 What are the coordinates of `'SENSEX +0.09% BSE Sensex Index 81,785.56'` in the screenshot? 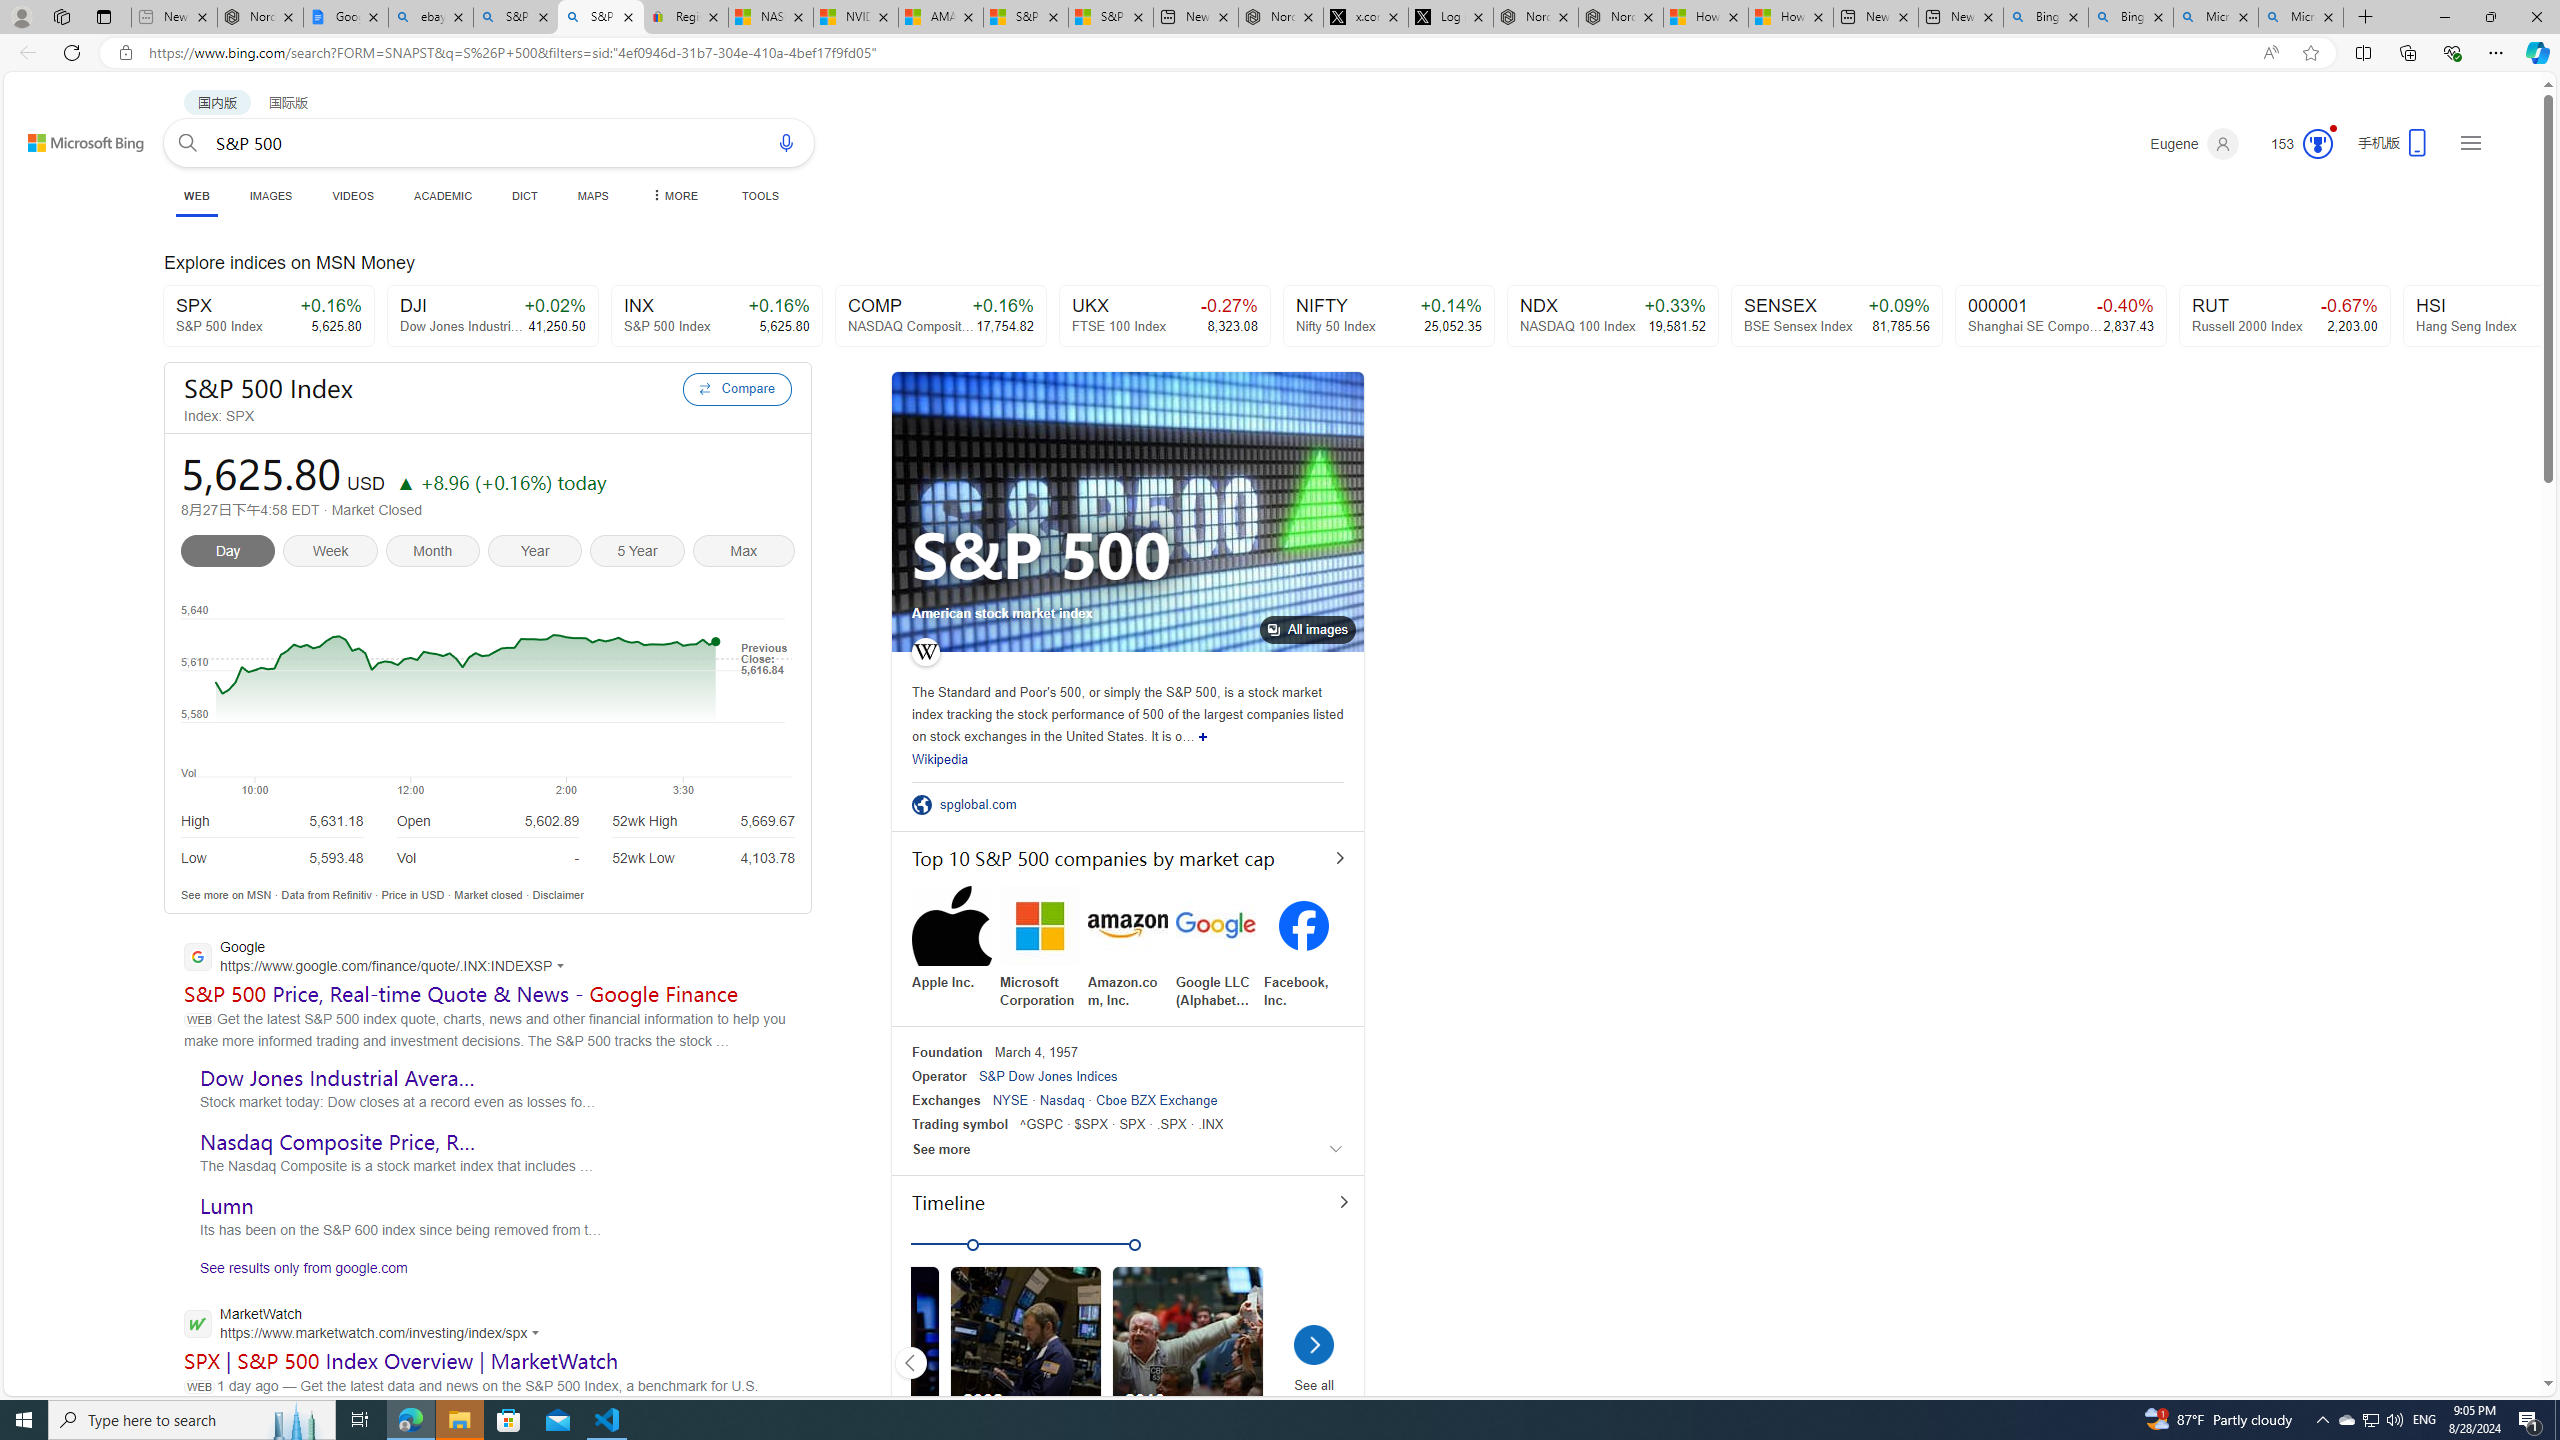 It's located at (1838, 315).